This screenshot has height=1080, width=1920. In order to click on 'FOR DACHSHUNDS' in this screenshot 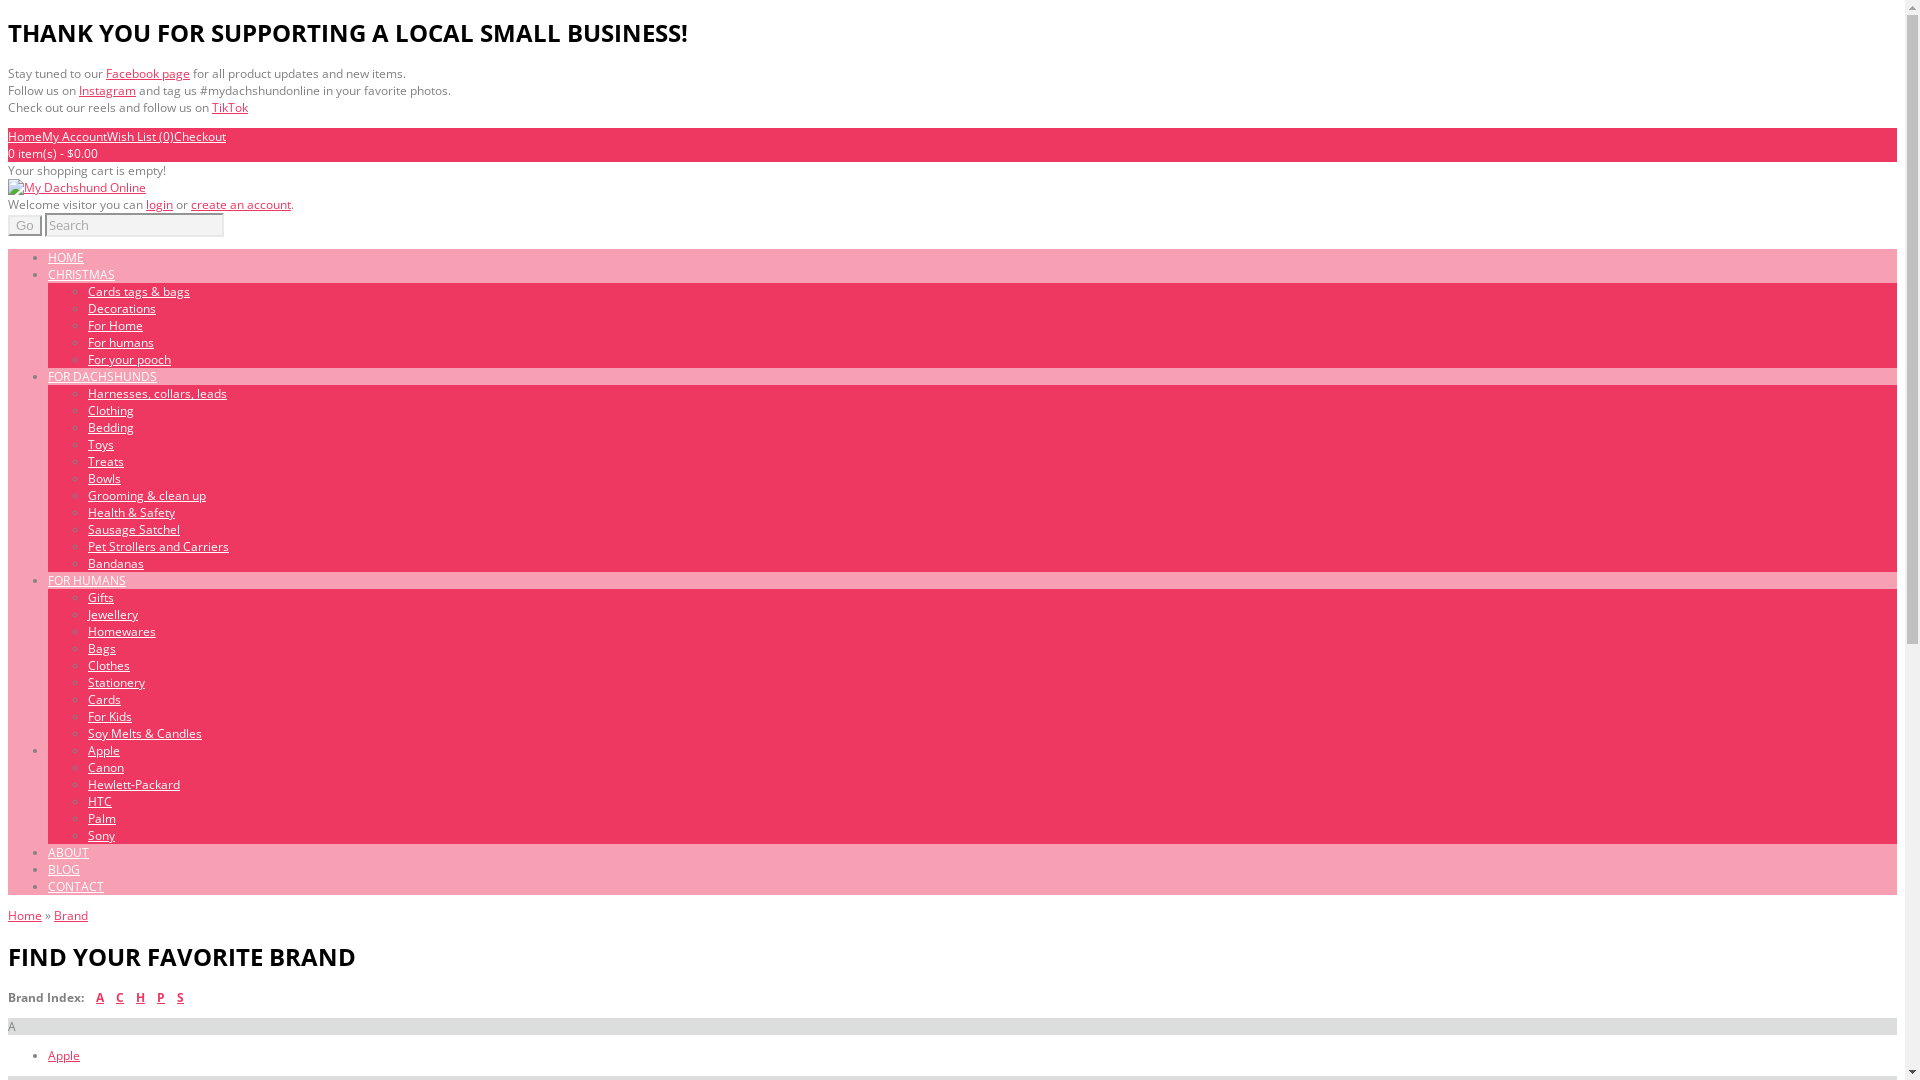, I will do `click(101, 376)`.